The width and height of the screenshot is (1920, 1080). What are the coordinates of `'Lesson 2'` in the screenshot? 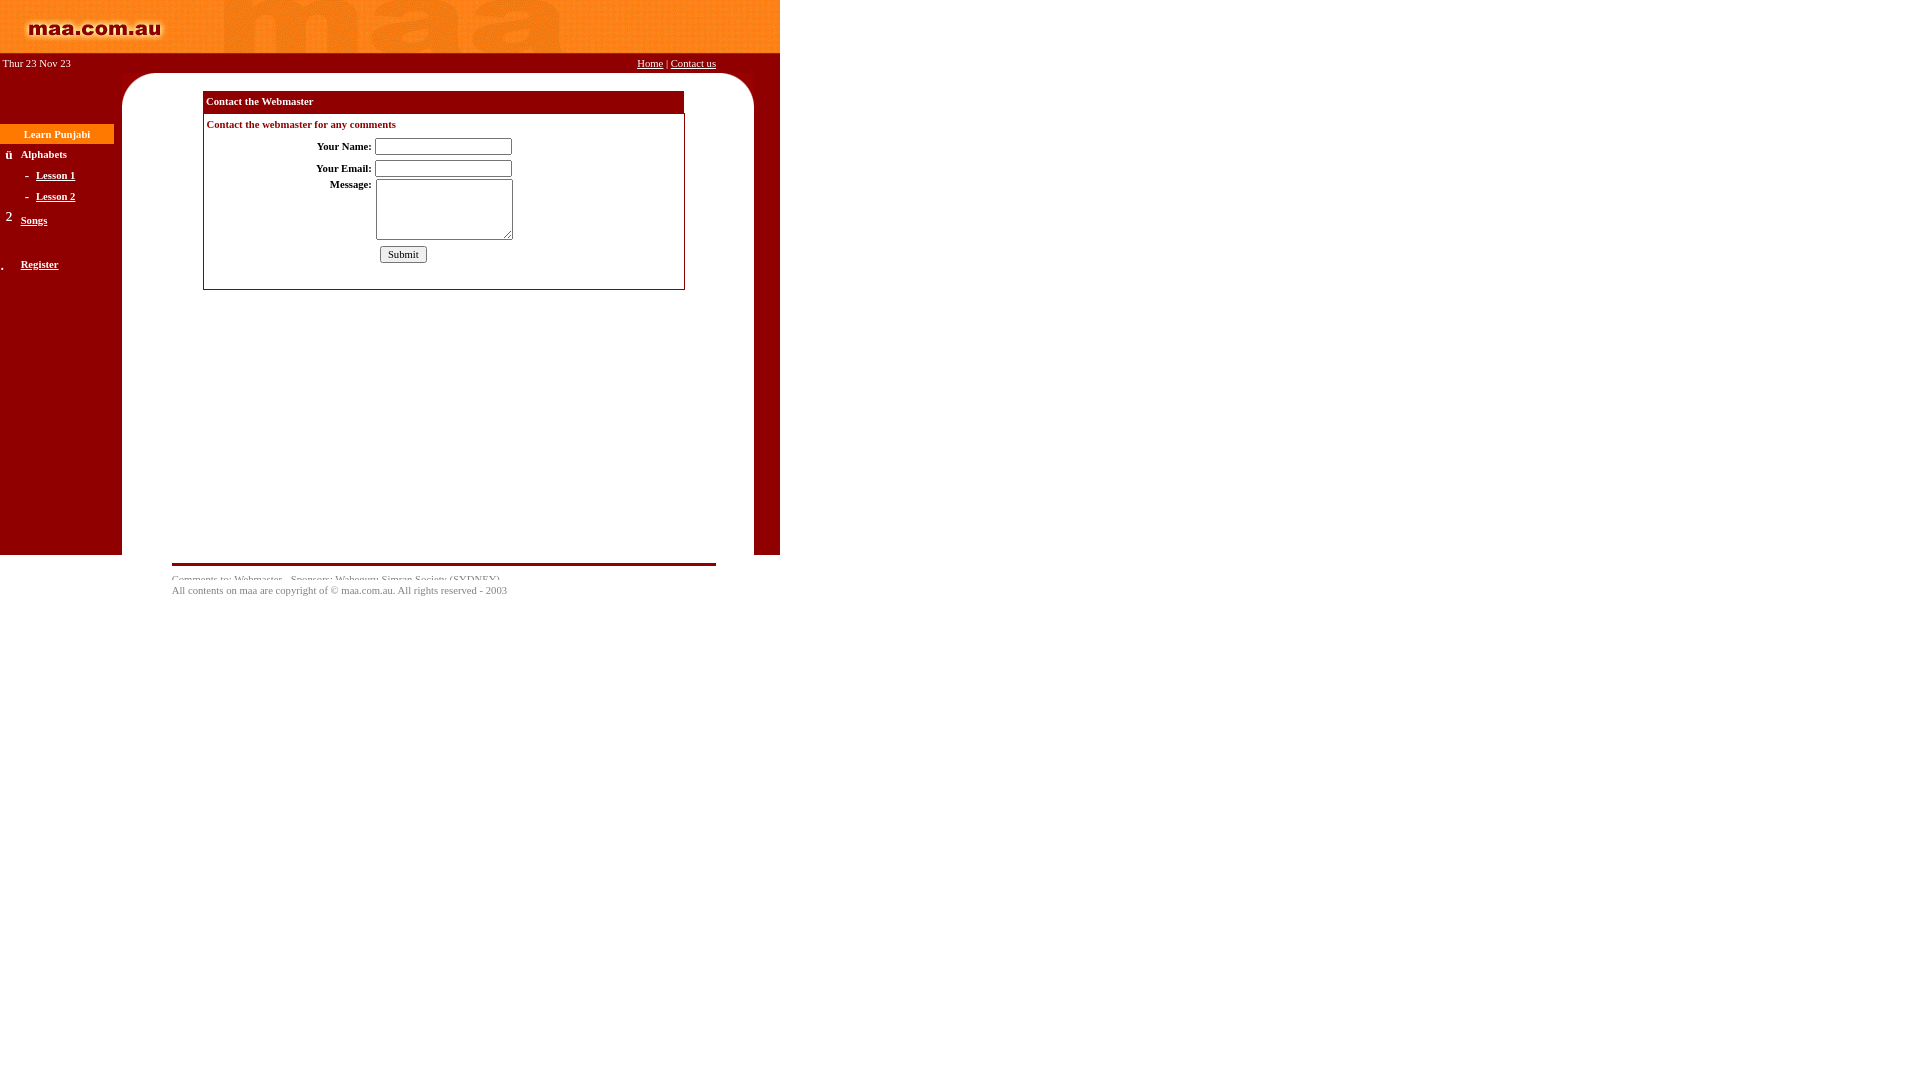 It's located at (55, 194).